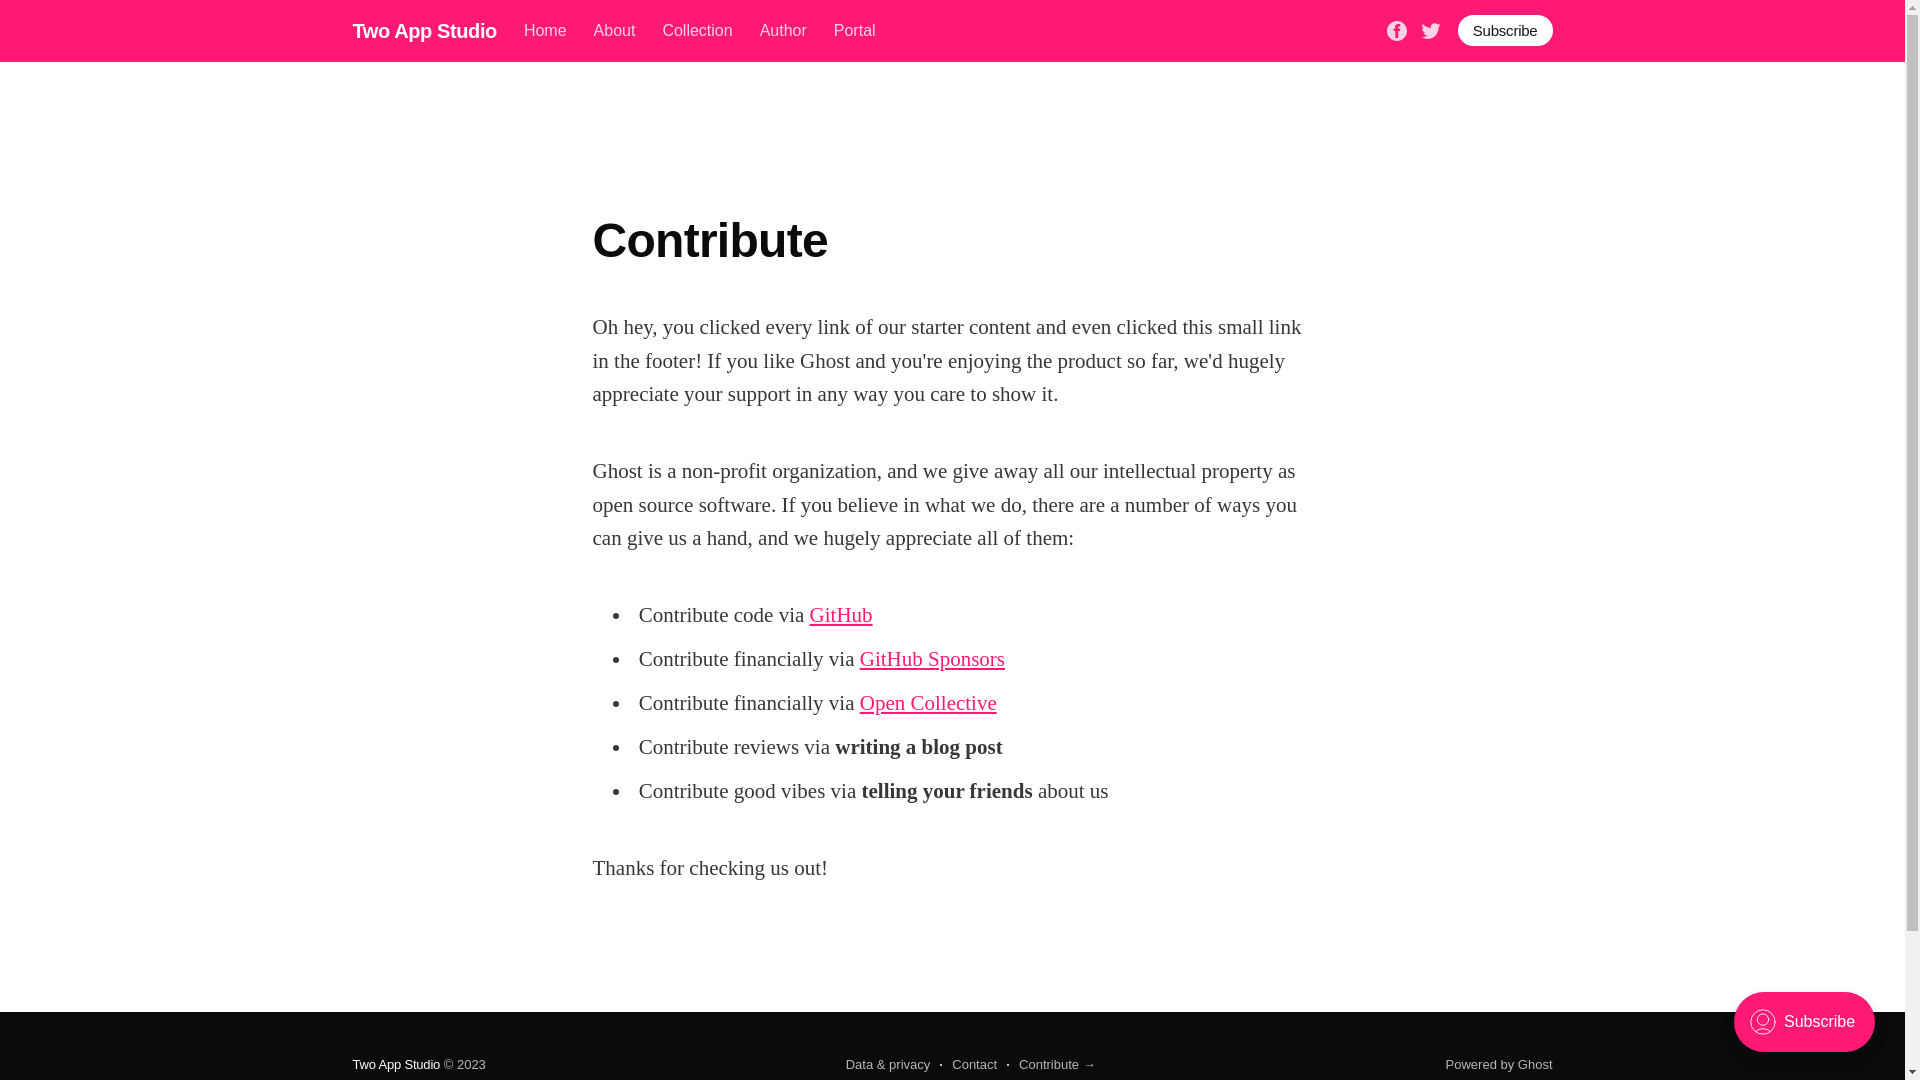  What do you see at coordinates (859, 659) in the screenshot?
I see `'GitHub Sponsors'` at bounding box center [859, 659].